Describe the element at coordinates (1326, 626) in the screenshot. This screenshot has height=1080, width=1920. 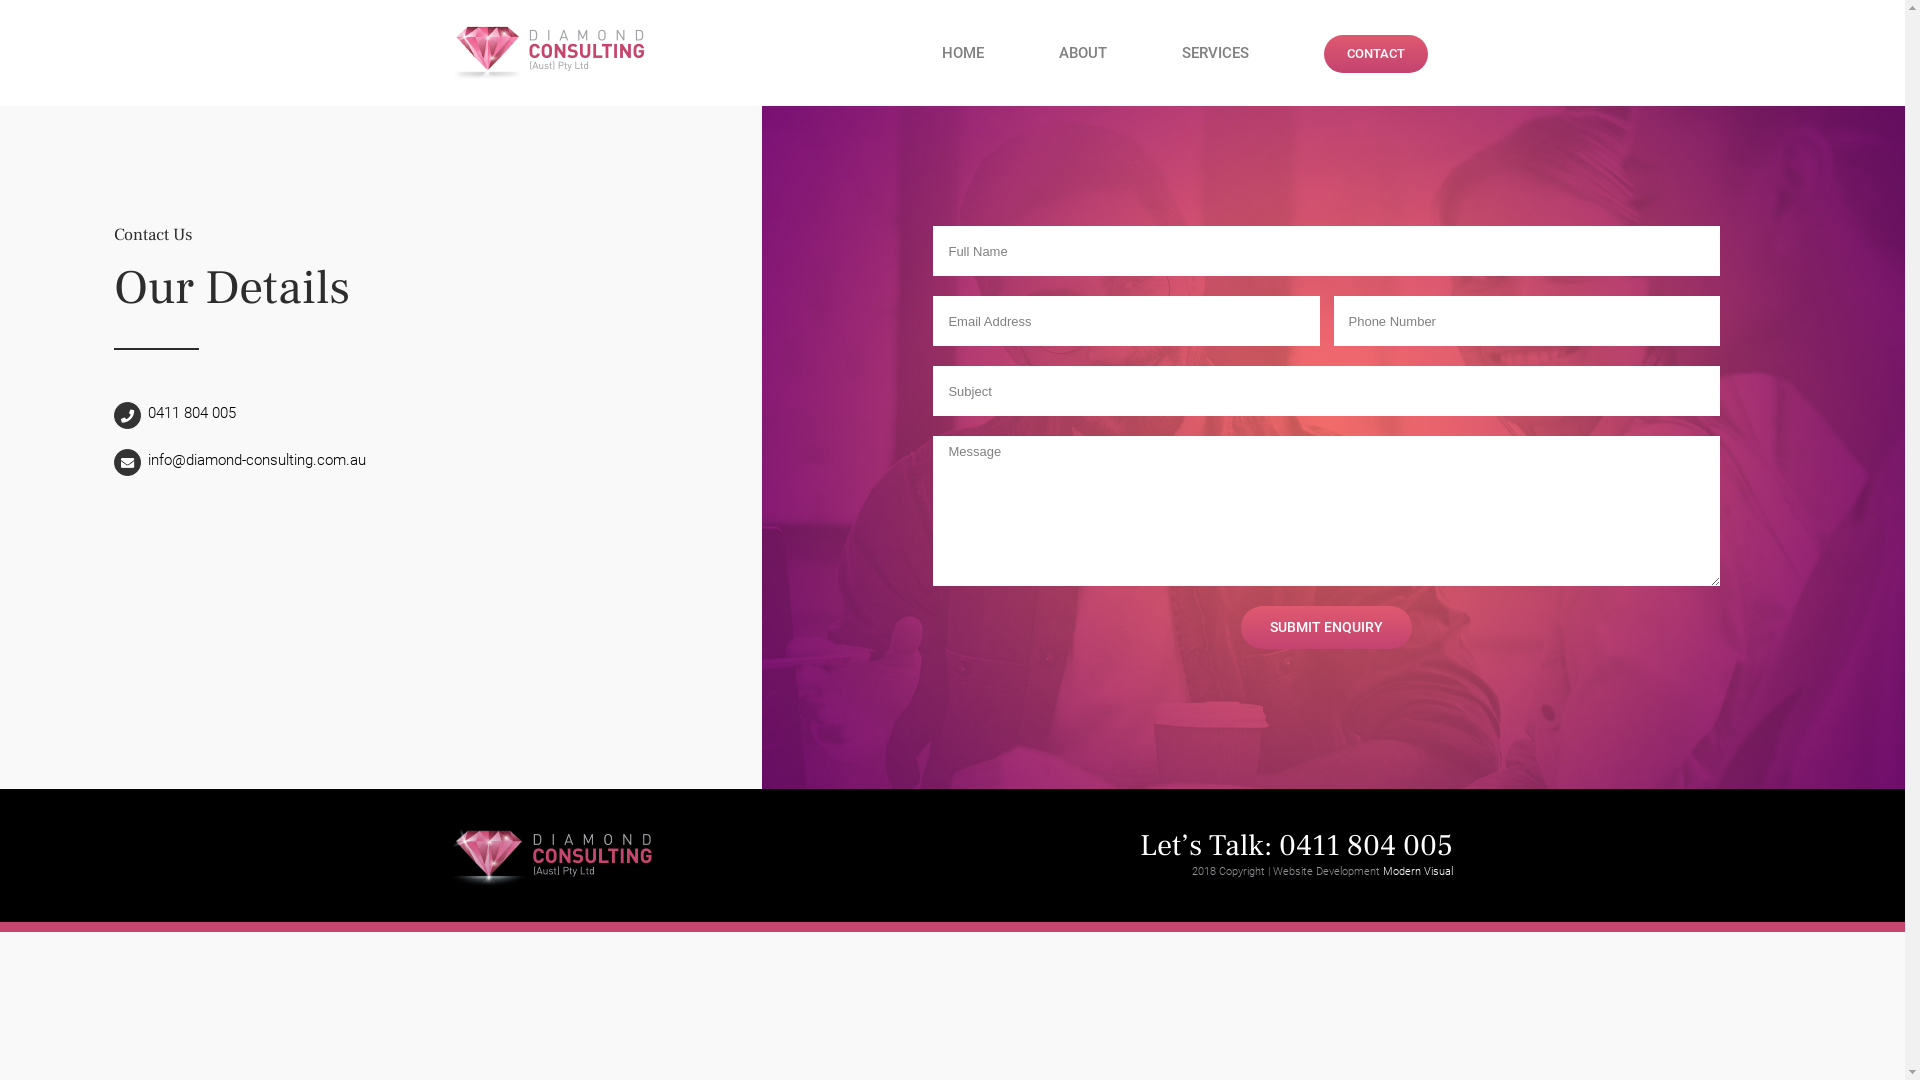
I see `'SUBMIT ENQUIRY'` at that location.